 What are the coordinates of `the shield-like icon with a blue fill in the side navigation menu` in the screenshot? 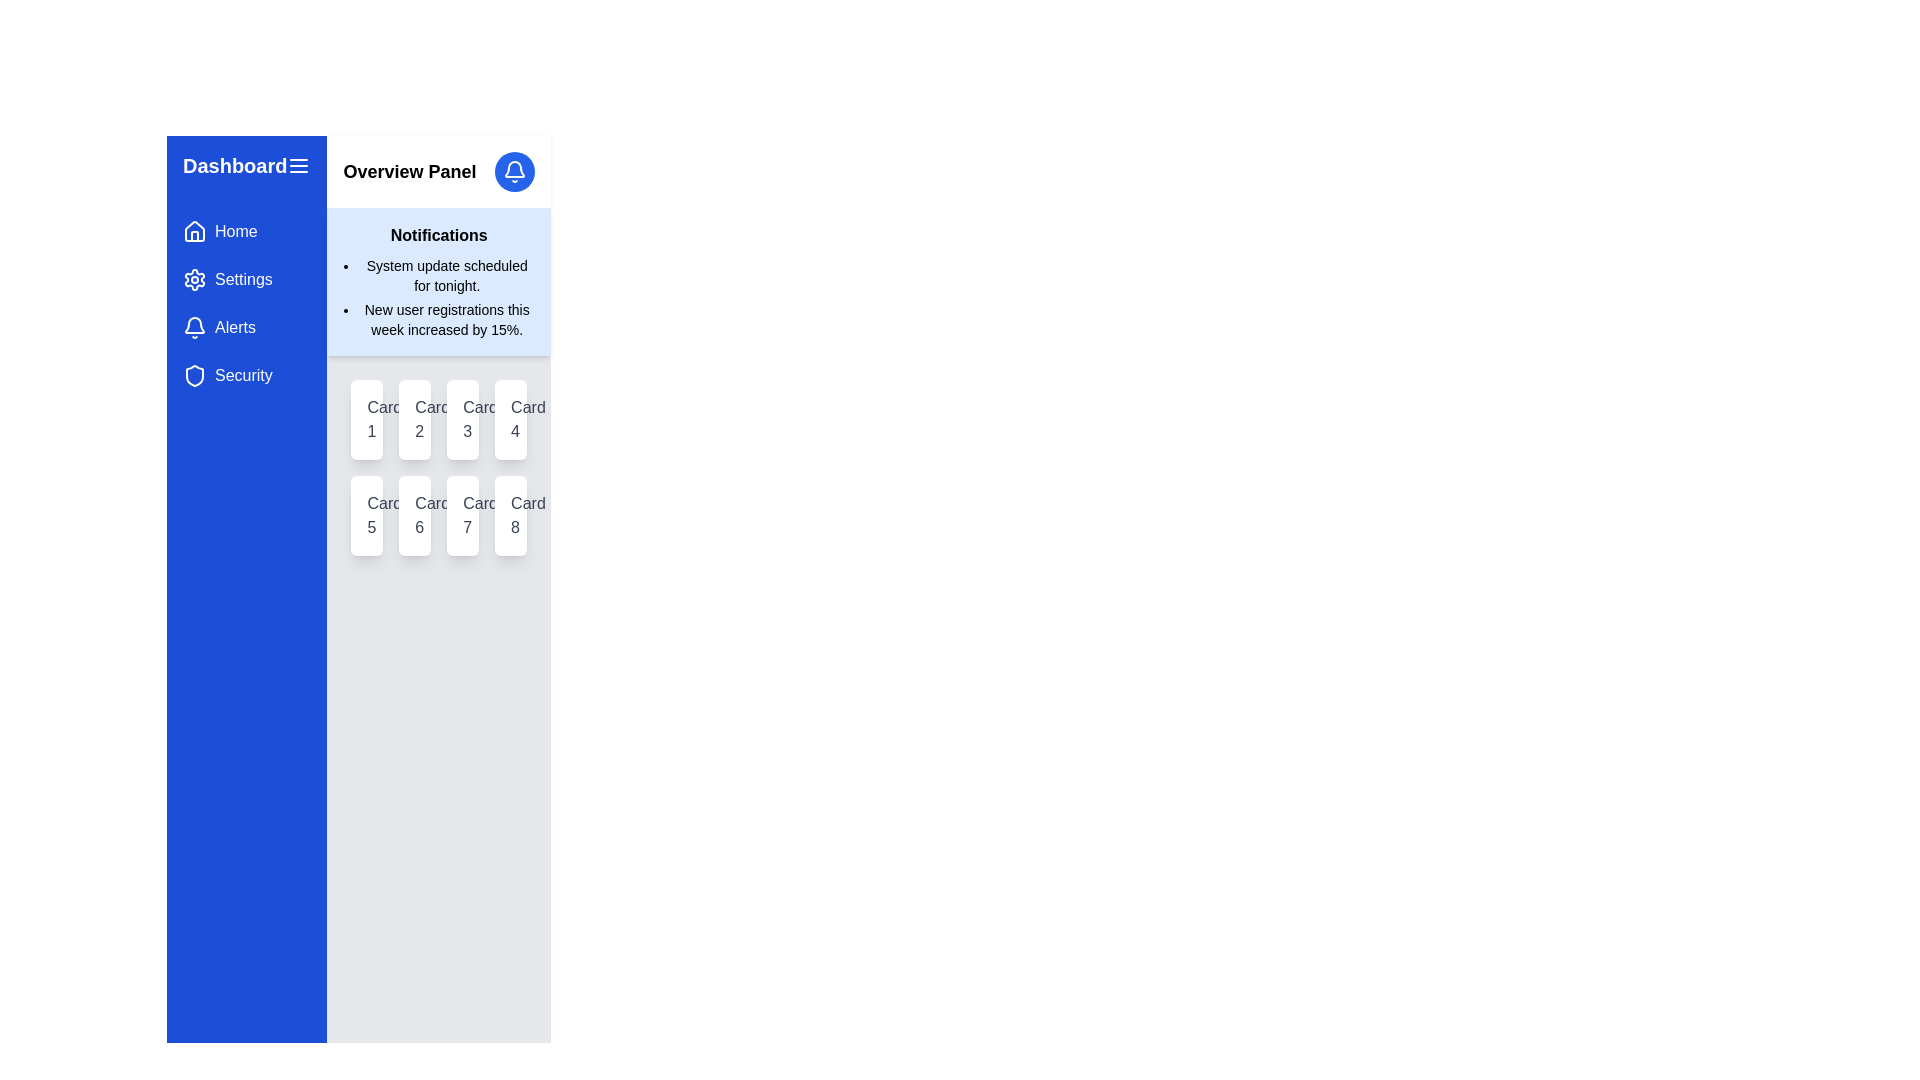 It's located at (195, 375).